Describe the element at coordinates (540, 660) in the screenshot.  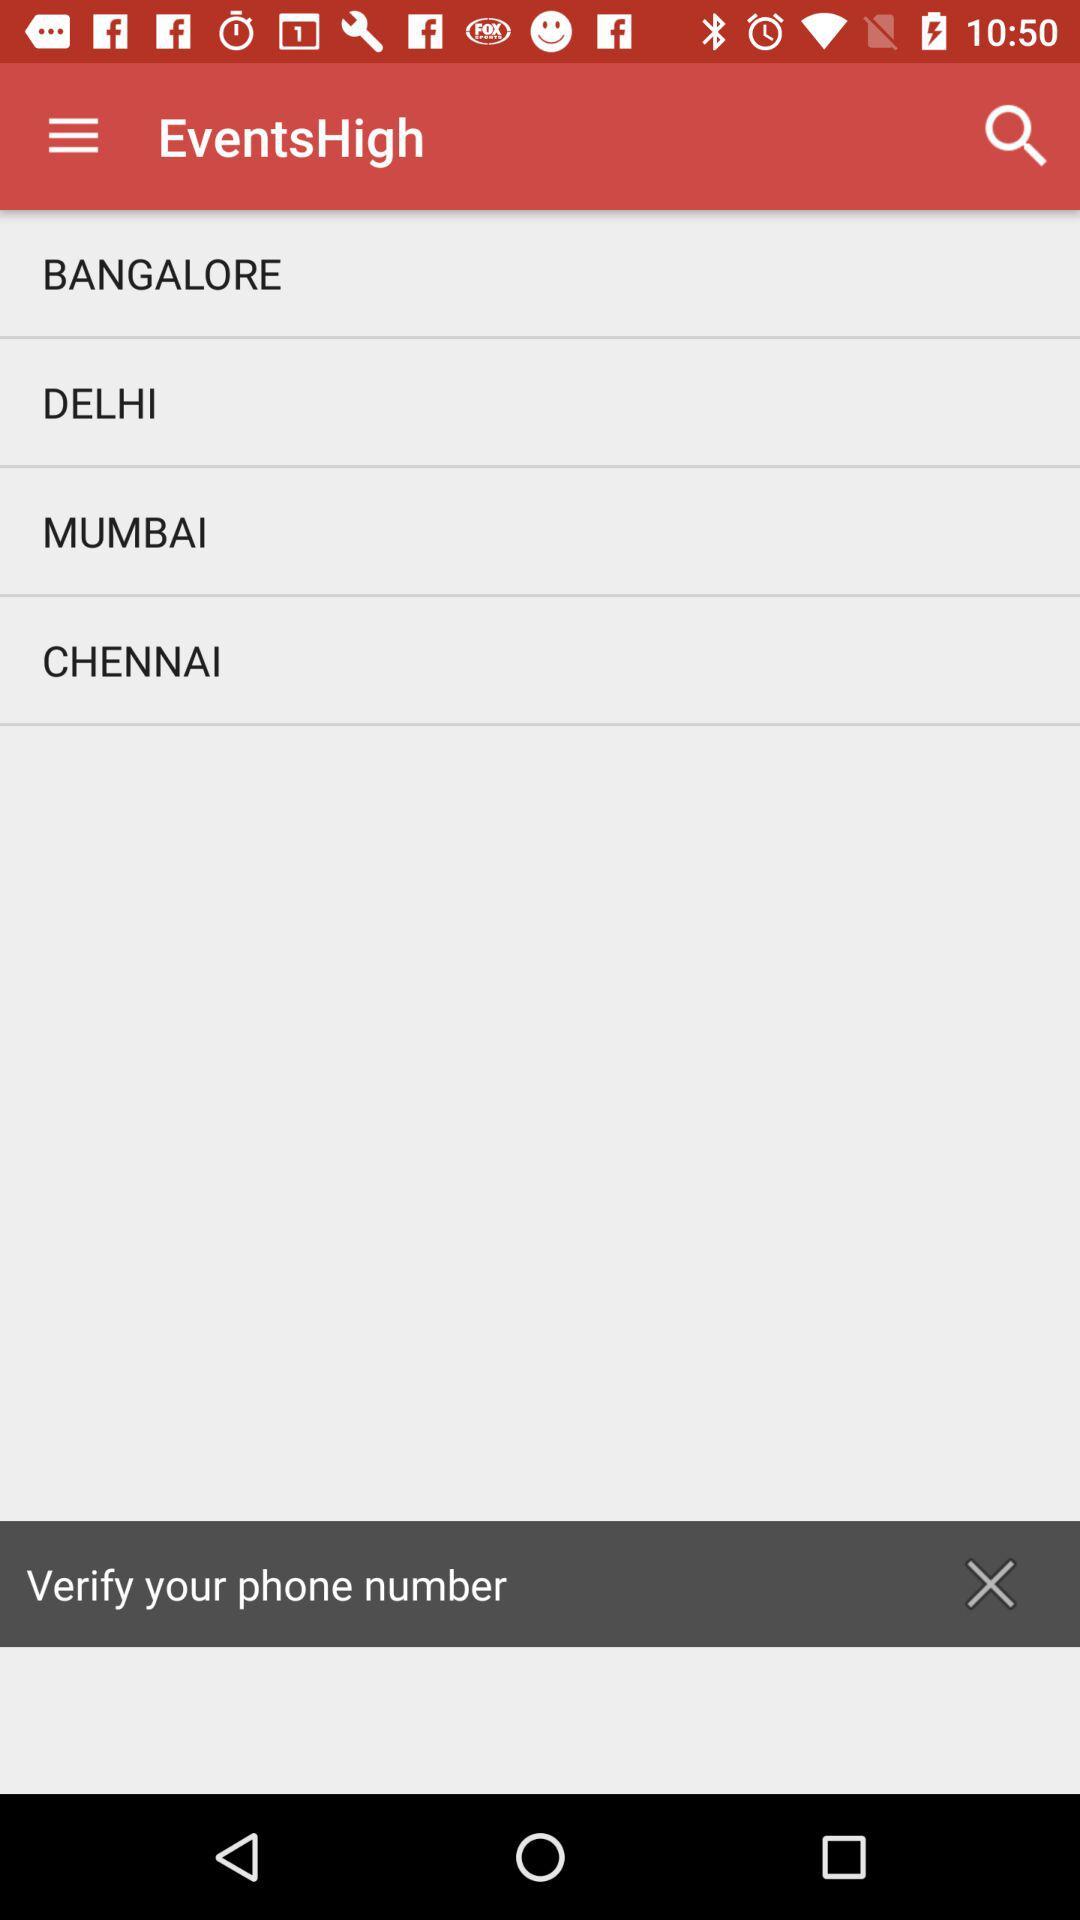
I see `chennai icon` at that location.